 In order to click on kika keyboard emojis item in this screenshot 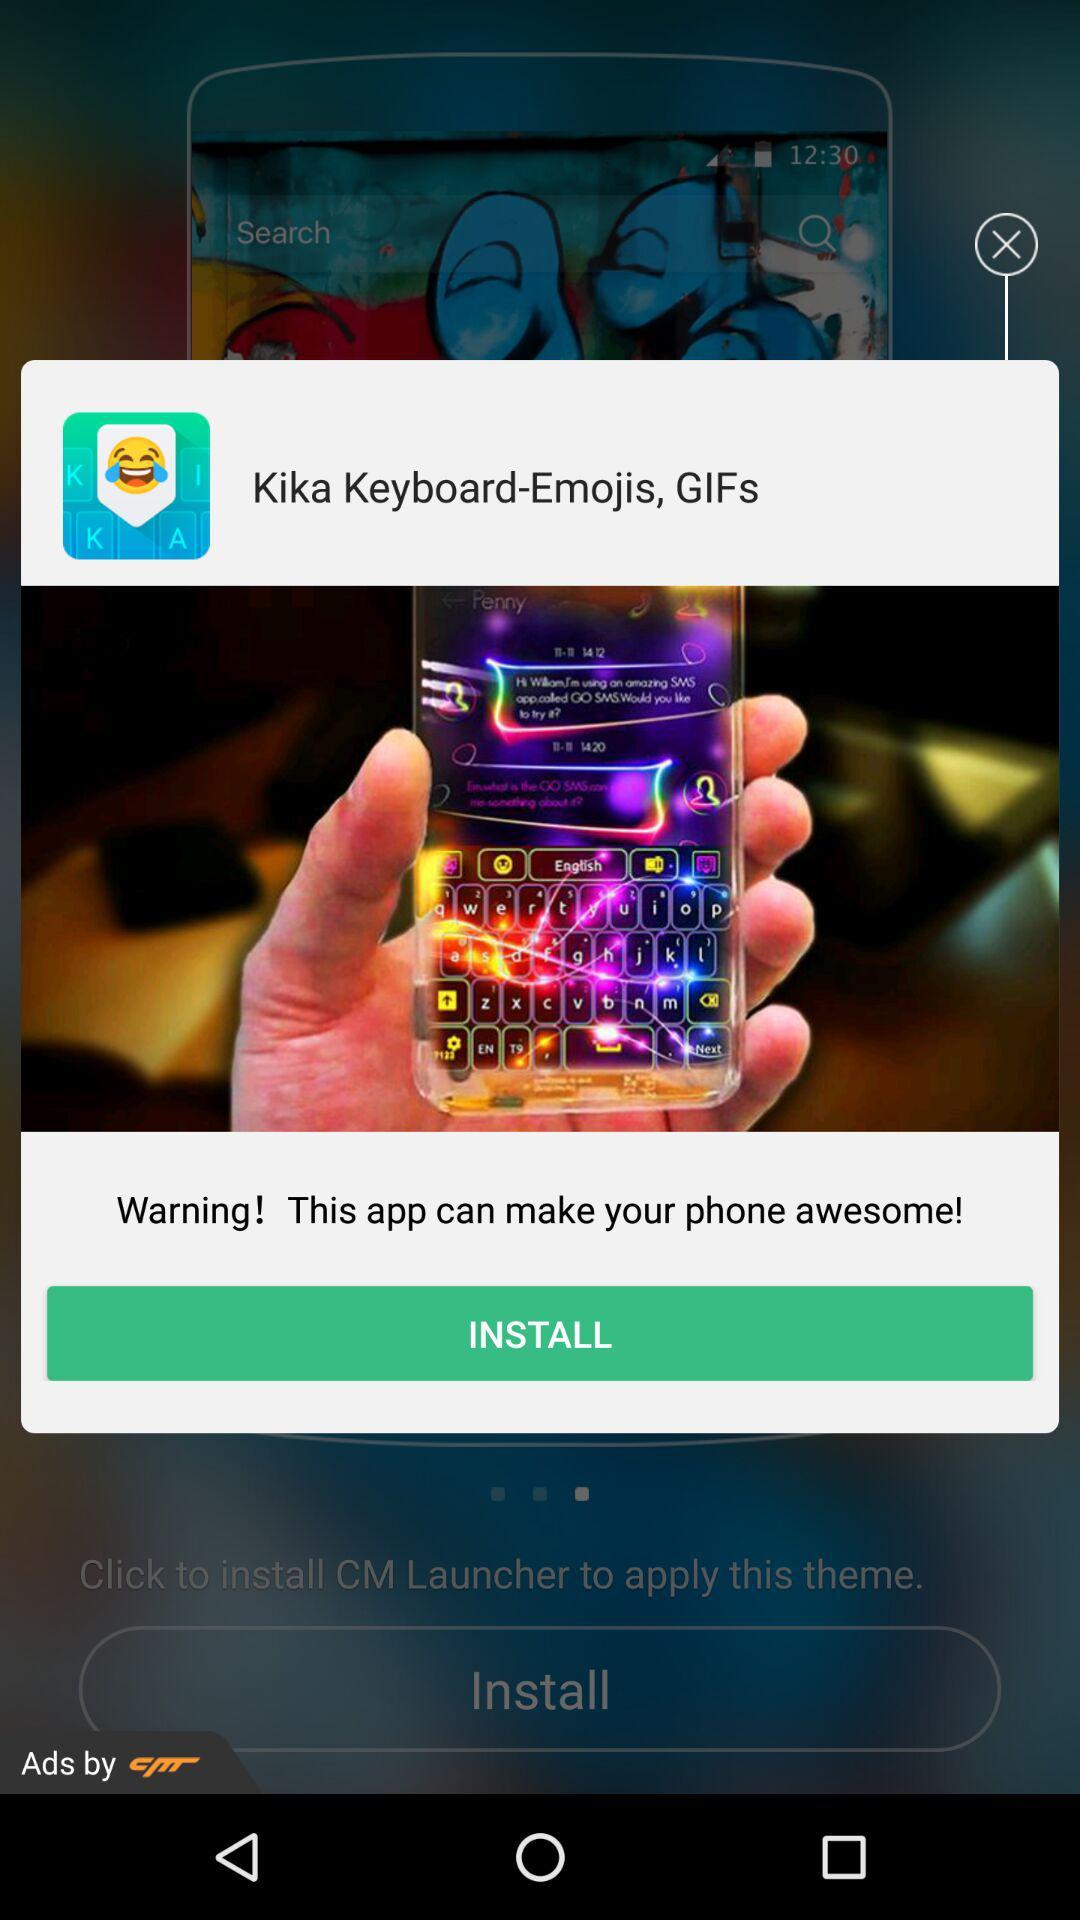, I will do `click(504, 485)`.